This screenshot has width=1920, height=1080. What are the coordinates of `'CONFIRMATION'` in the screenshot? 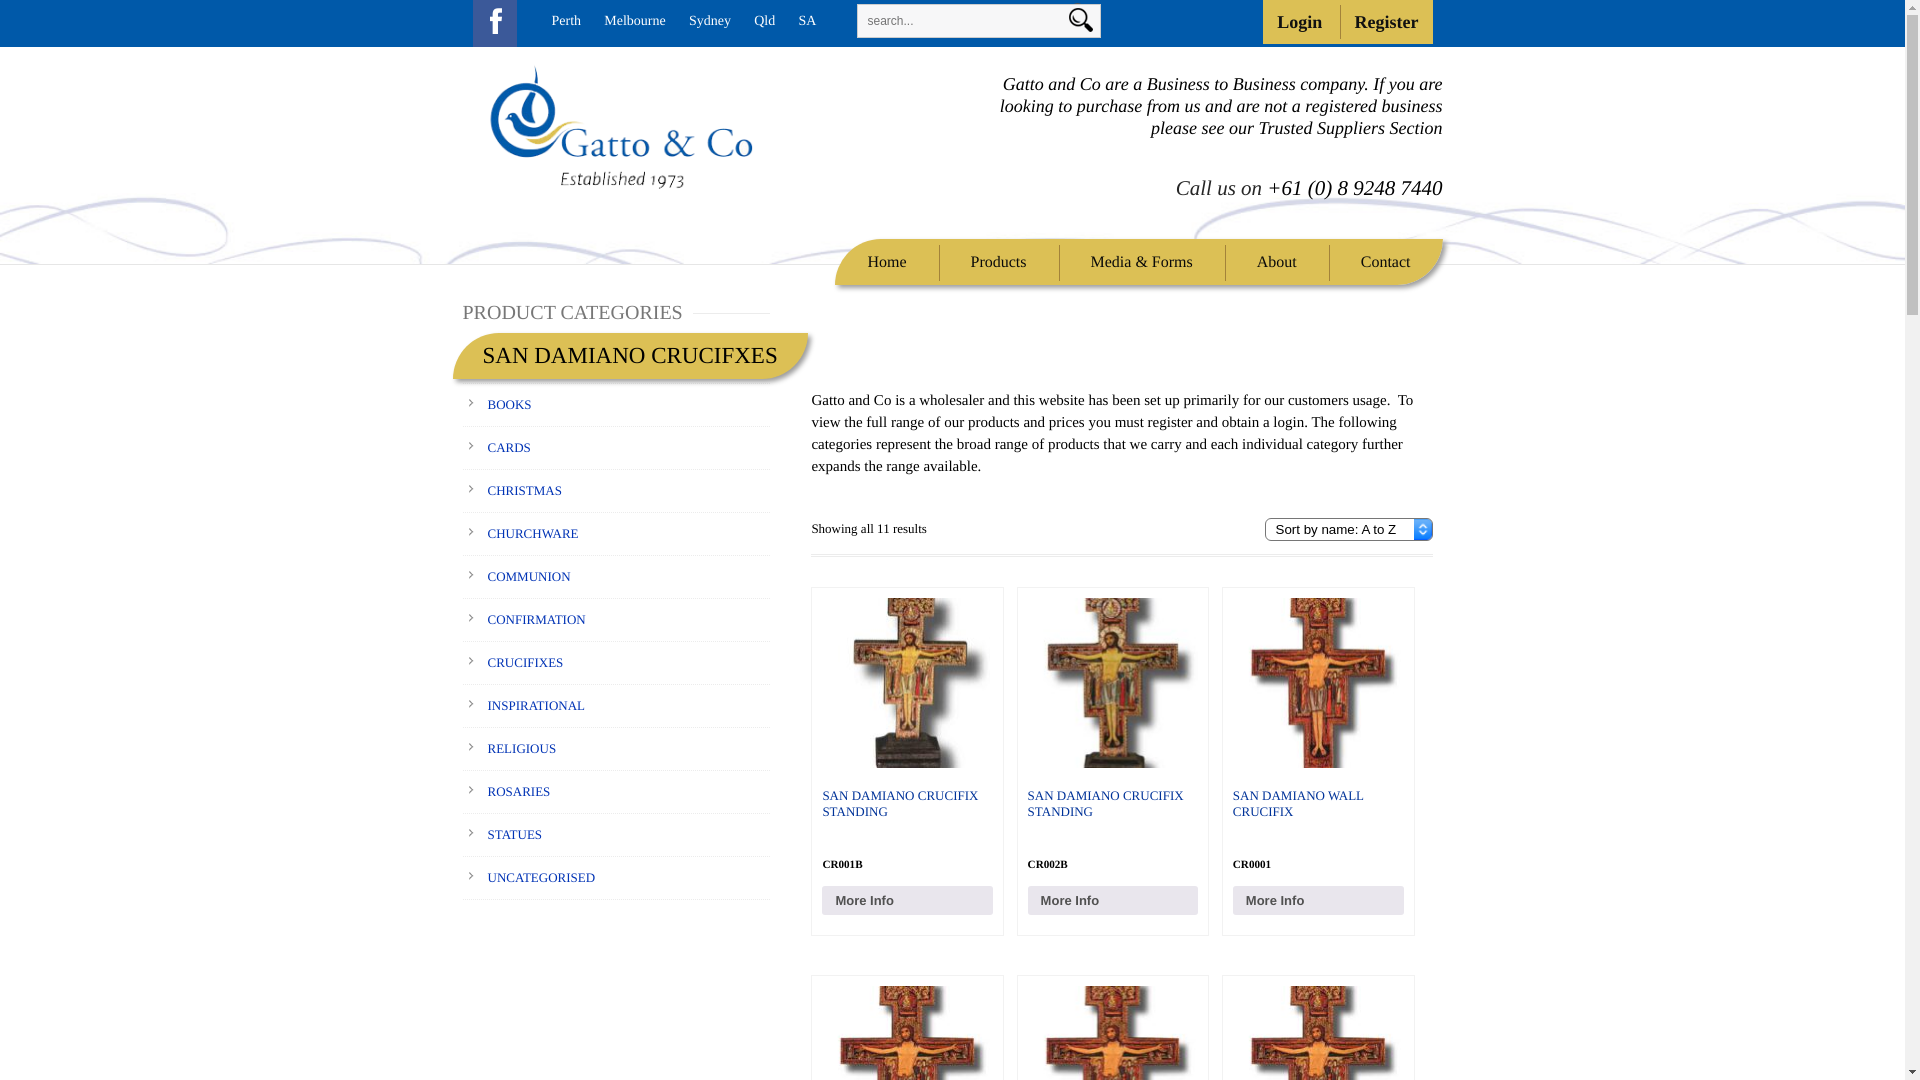 It's located at (537, 618).